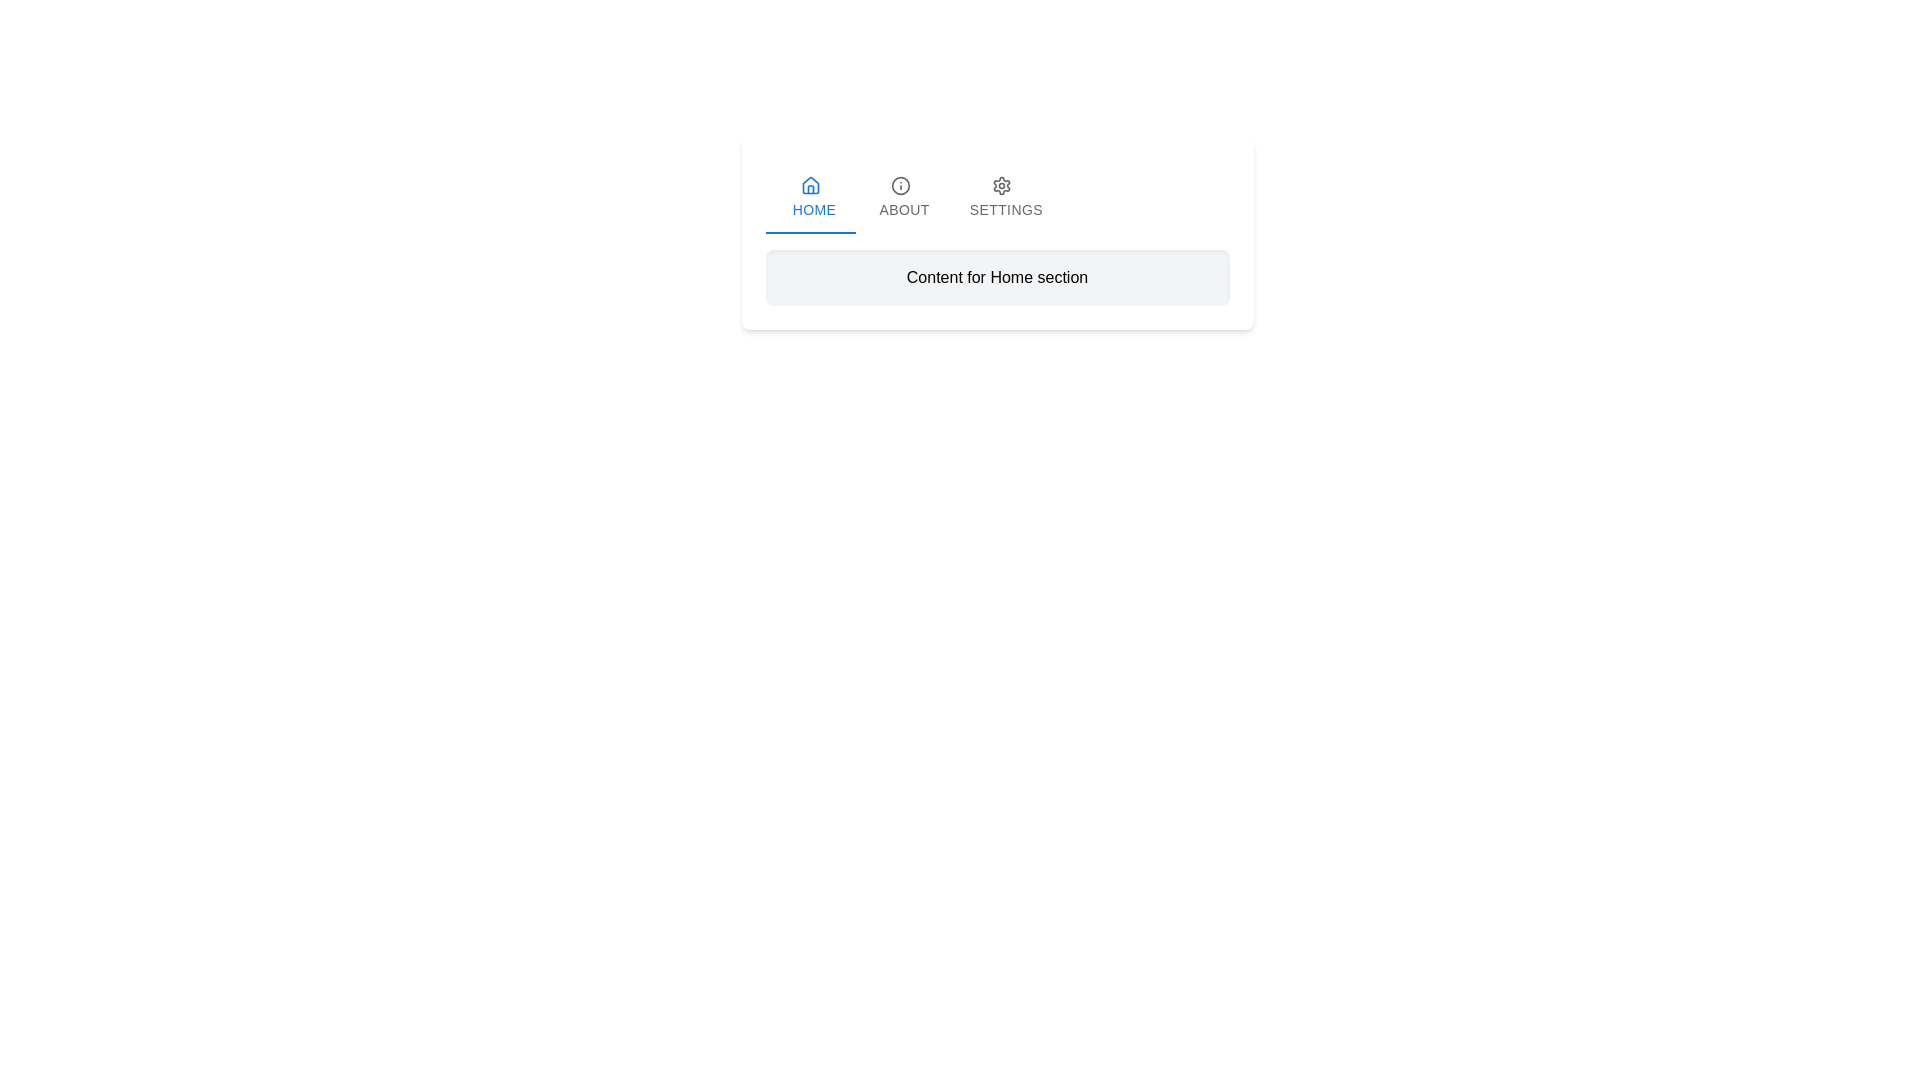 This screenshot has width=1920, height=1080. I want to click on the small gear icon representing settings, located within the 'Settings' tab button in the navigation bar, so click(1002, 186).